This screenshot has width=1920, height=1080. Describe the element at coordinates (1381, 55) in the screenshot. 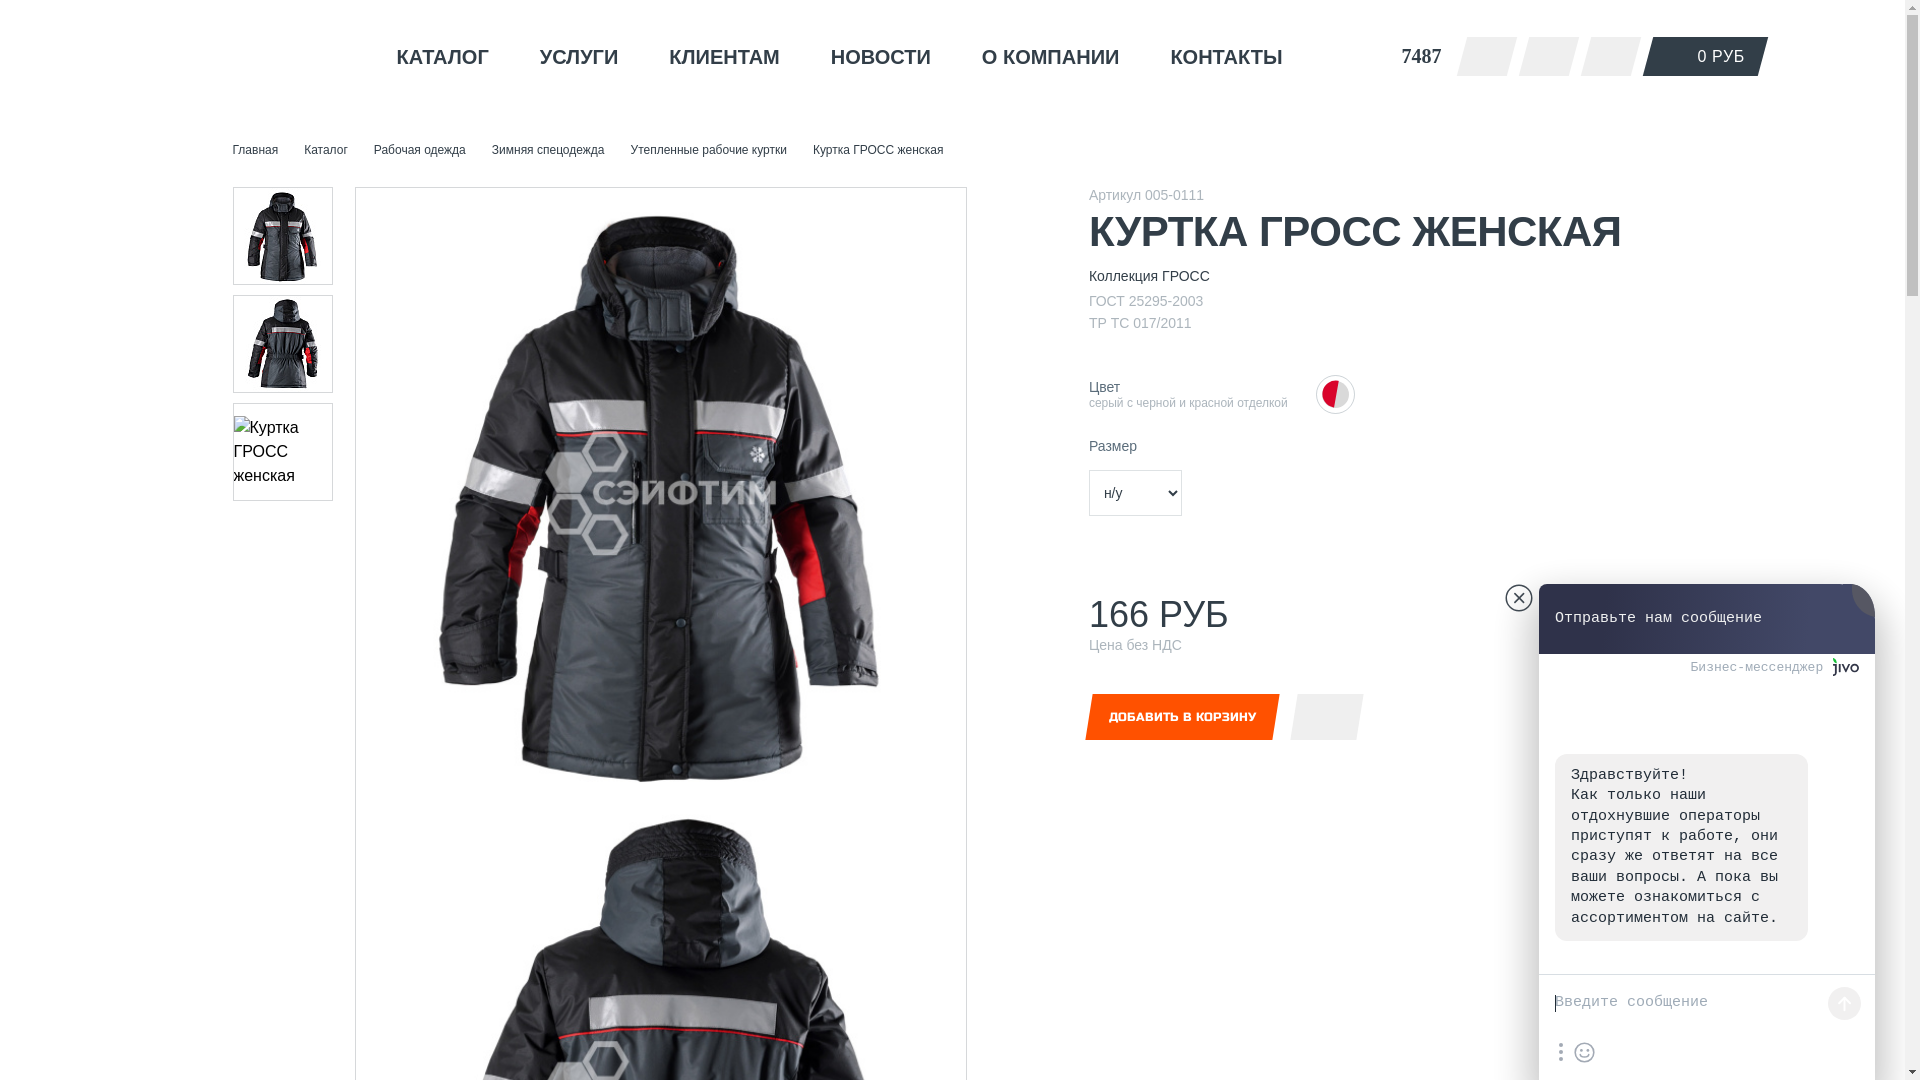

I see `'7487'` at that location.